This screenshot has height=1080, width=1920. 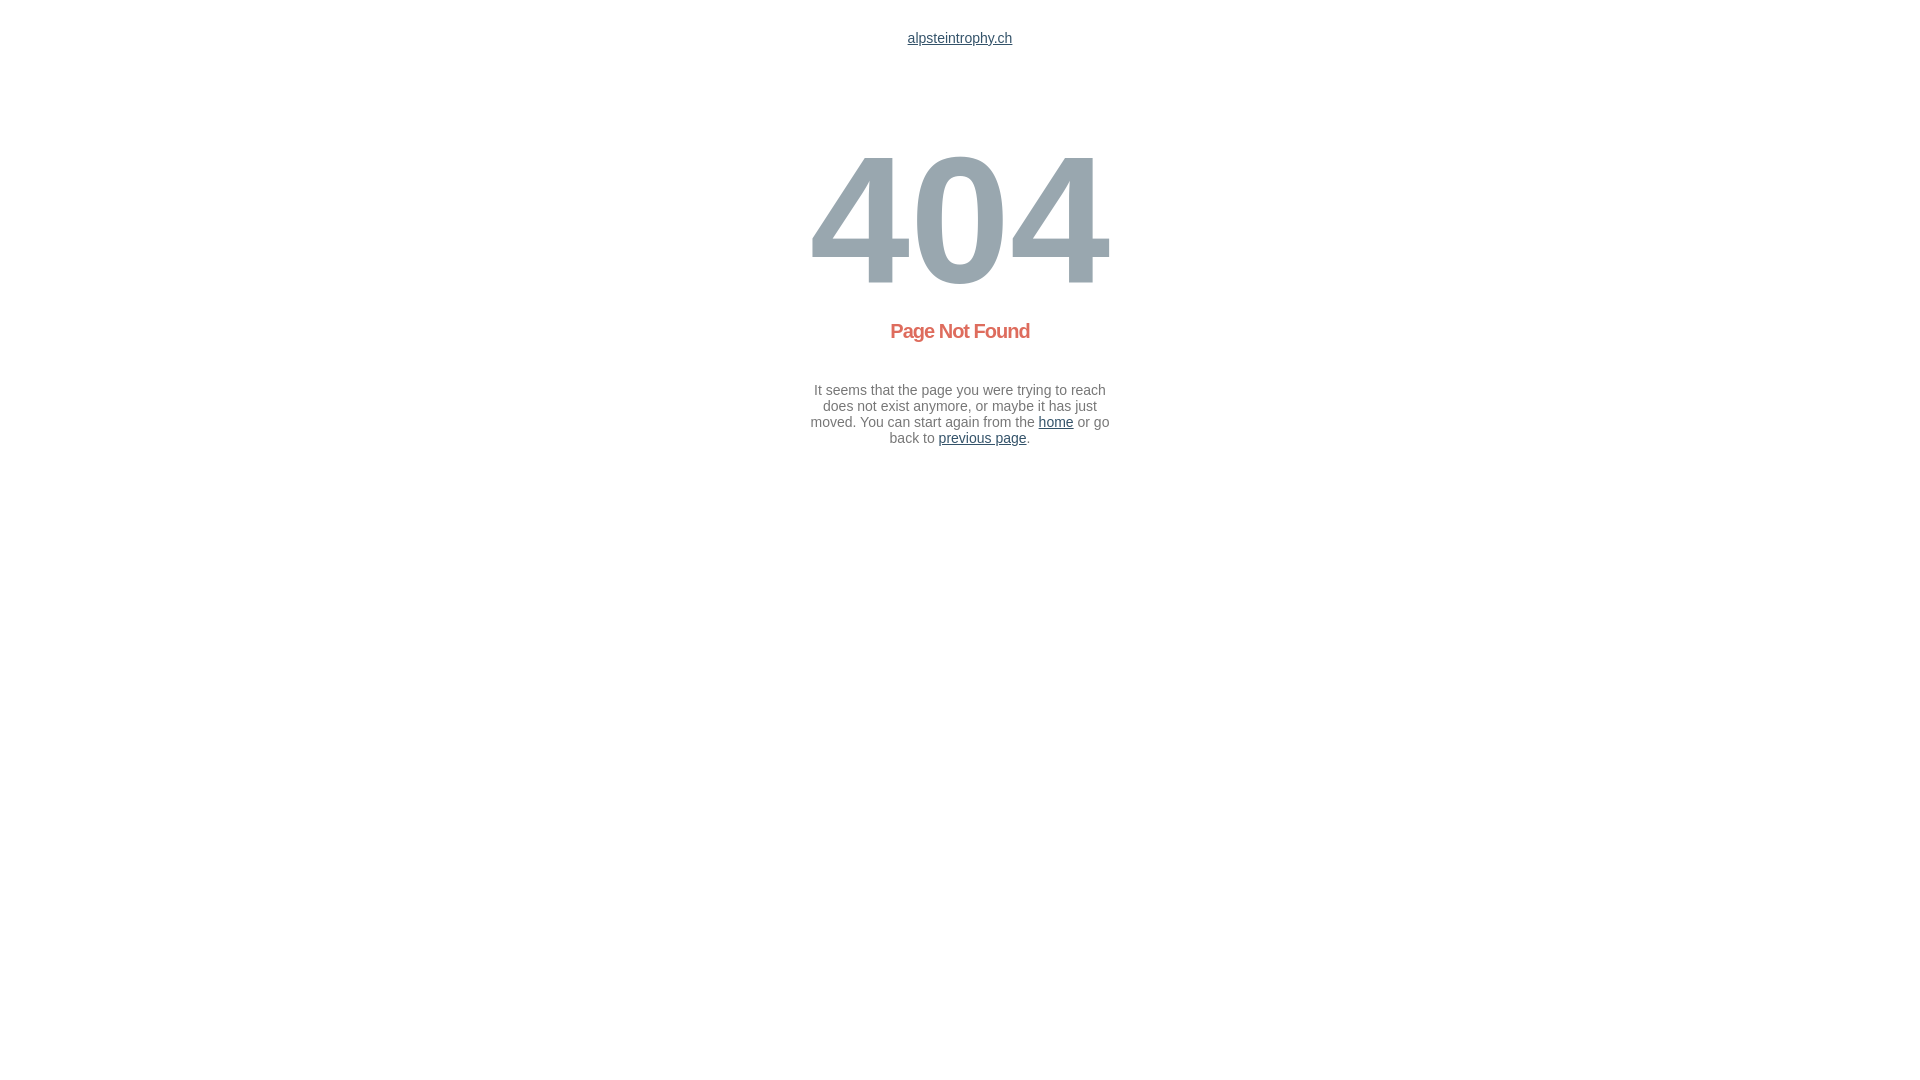 What do you see at coordinates (960, 38) in the screenshot?
I see `'alpsteintrophy.ch'` at bounding box center [960, 38].